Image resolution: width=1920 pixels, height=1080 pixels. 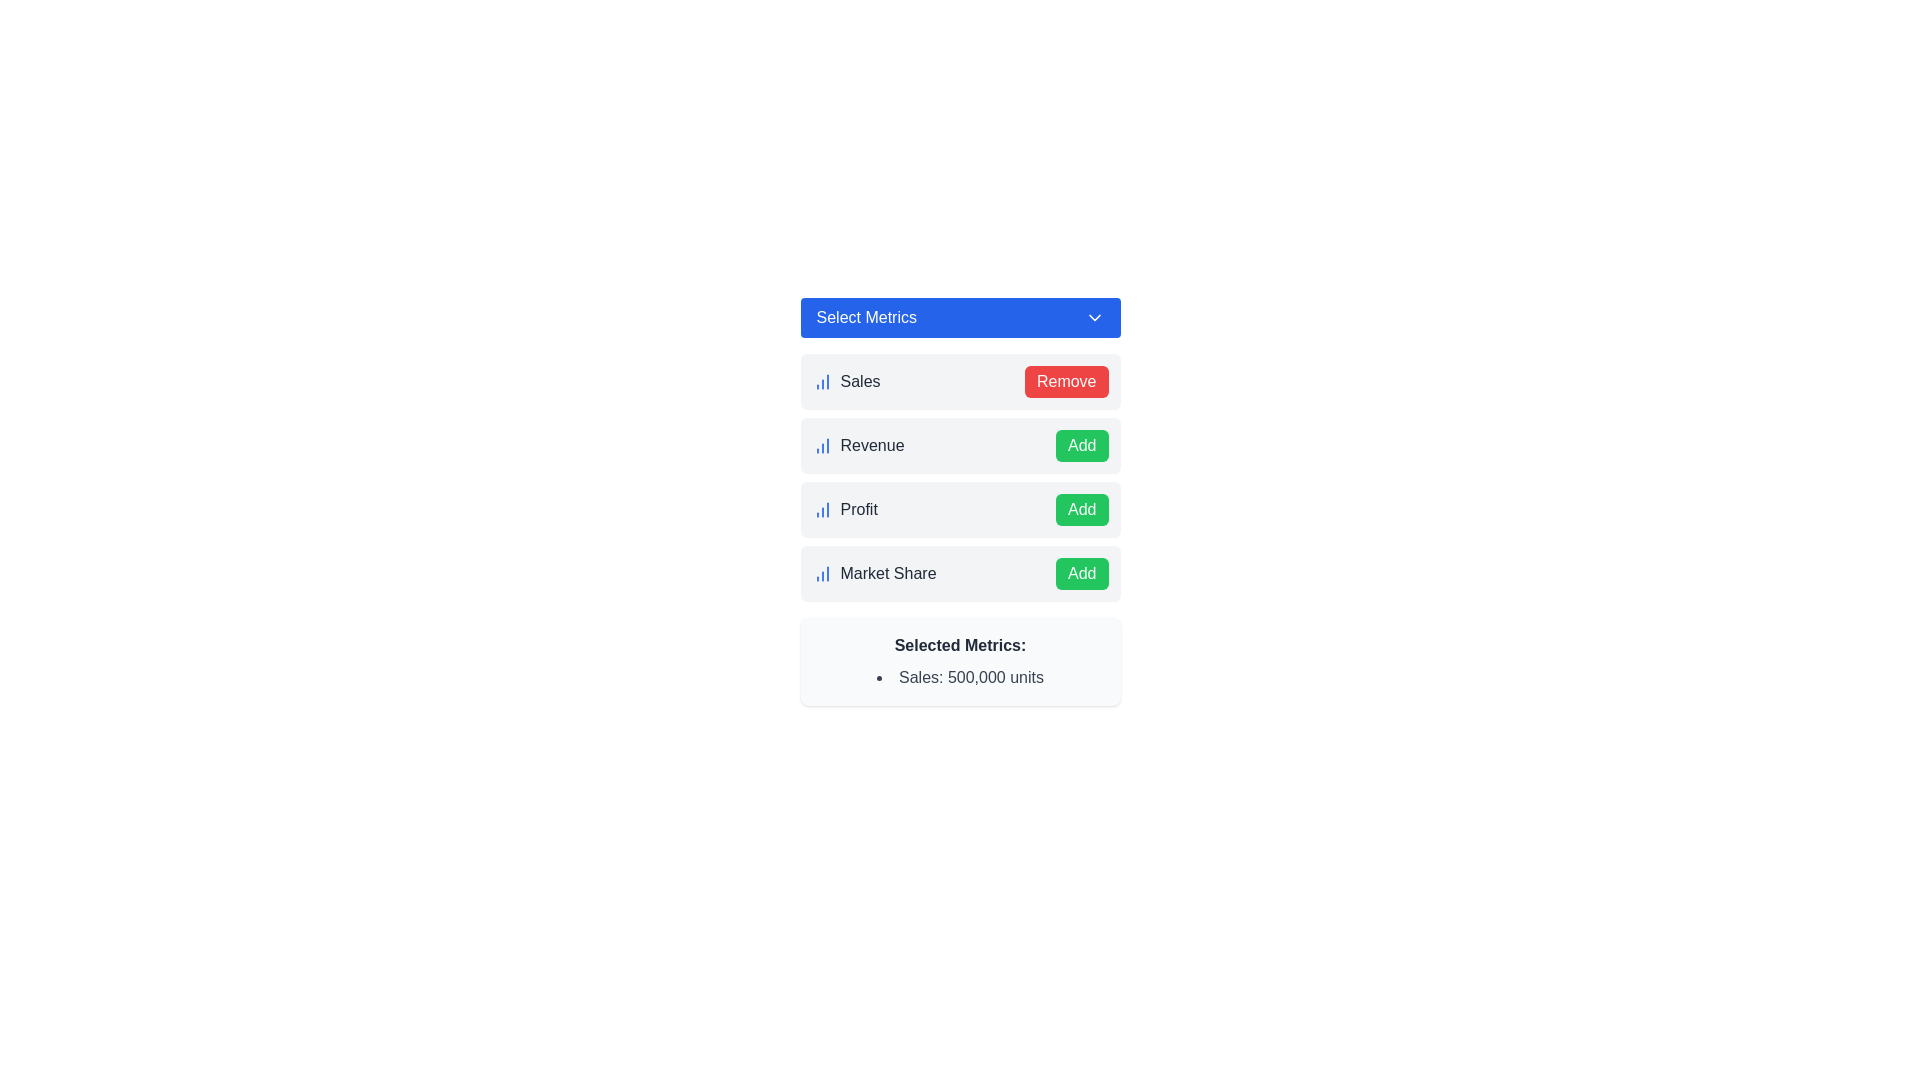 I want to click on the small downward-pointing chevron icon located in the blue header section of the 'Select Metrics' dropdown menu, so click(x=1093, y=316).